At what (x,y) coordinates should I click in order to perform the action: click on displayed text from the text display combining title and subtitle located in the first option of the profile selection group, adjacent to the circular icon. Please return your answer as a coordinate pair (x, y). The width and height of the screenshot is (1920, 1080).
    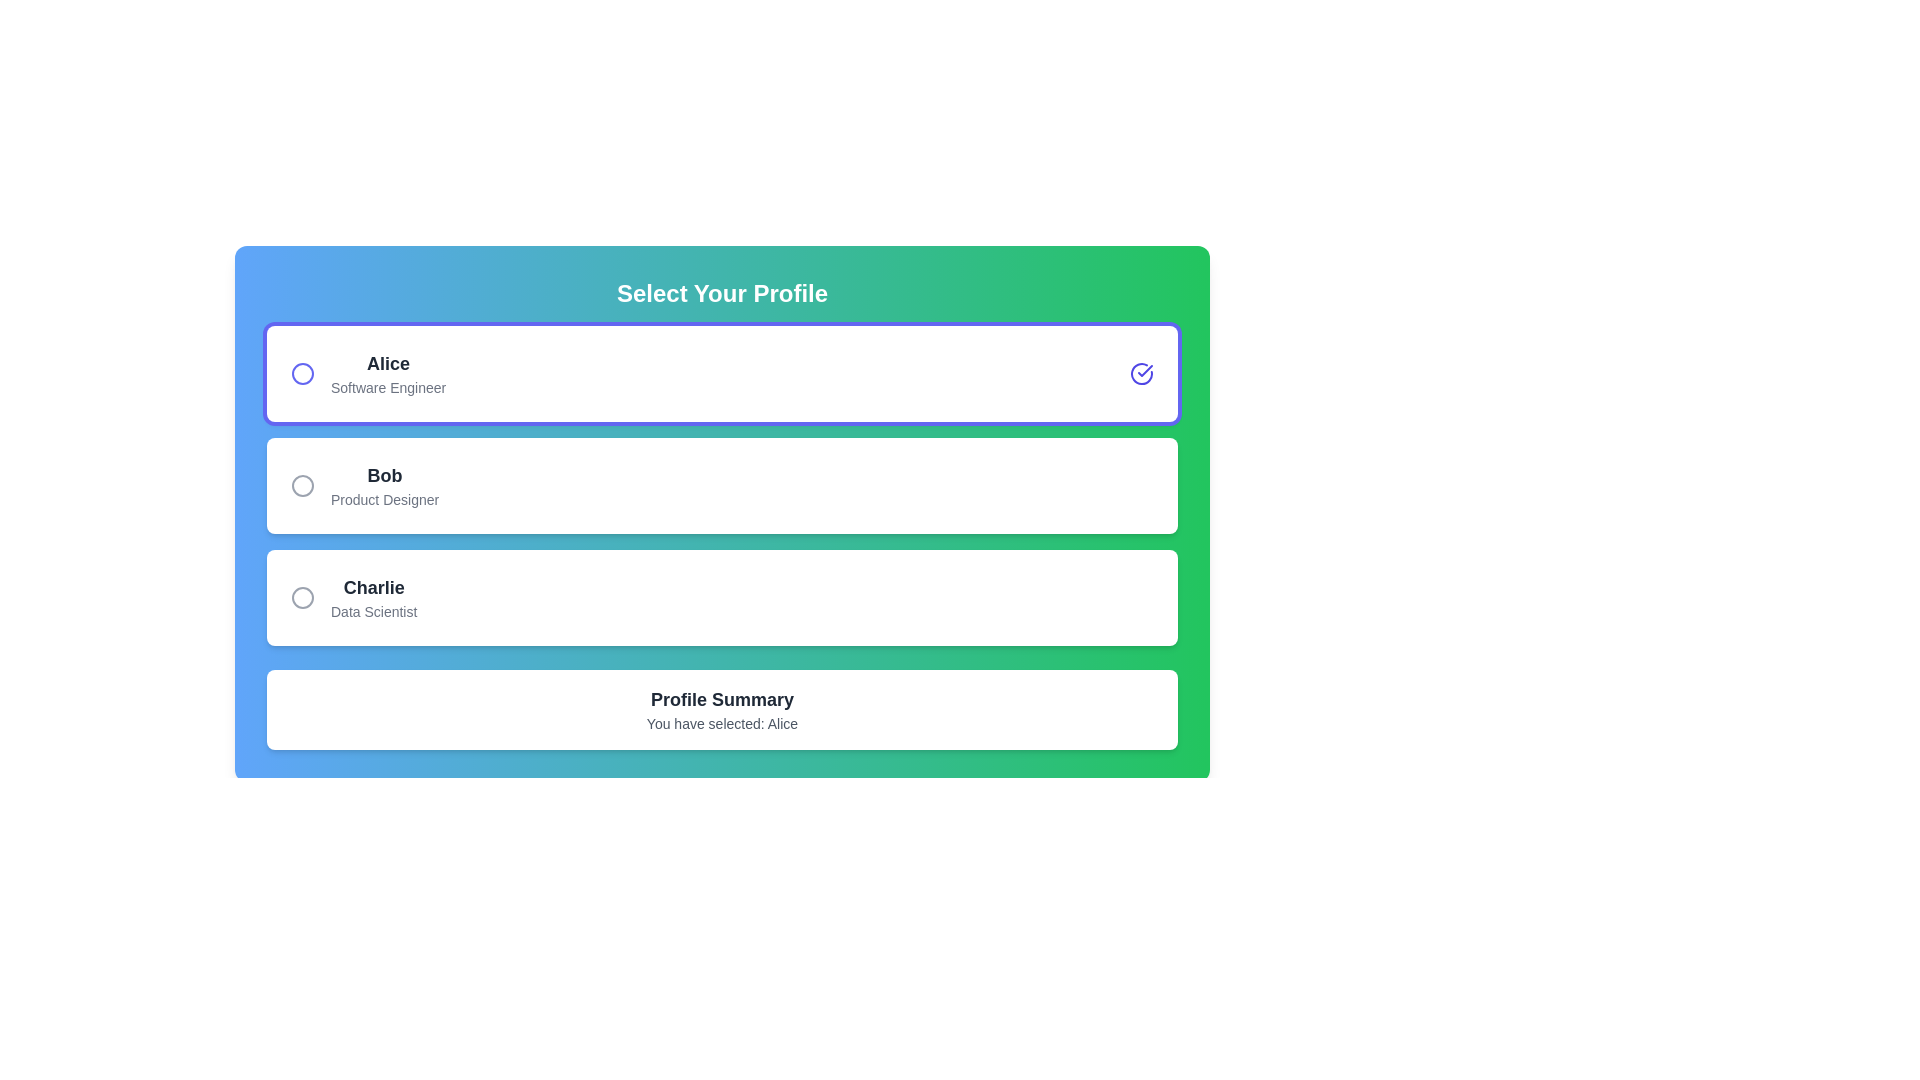
    Looking at the image, I should click on (368, 374).